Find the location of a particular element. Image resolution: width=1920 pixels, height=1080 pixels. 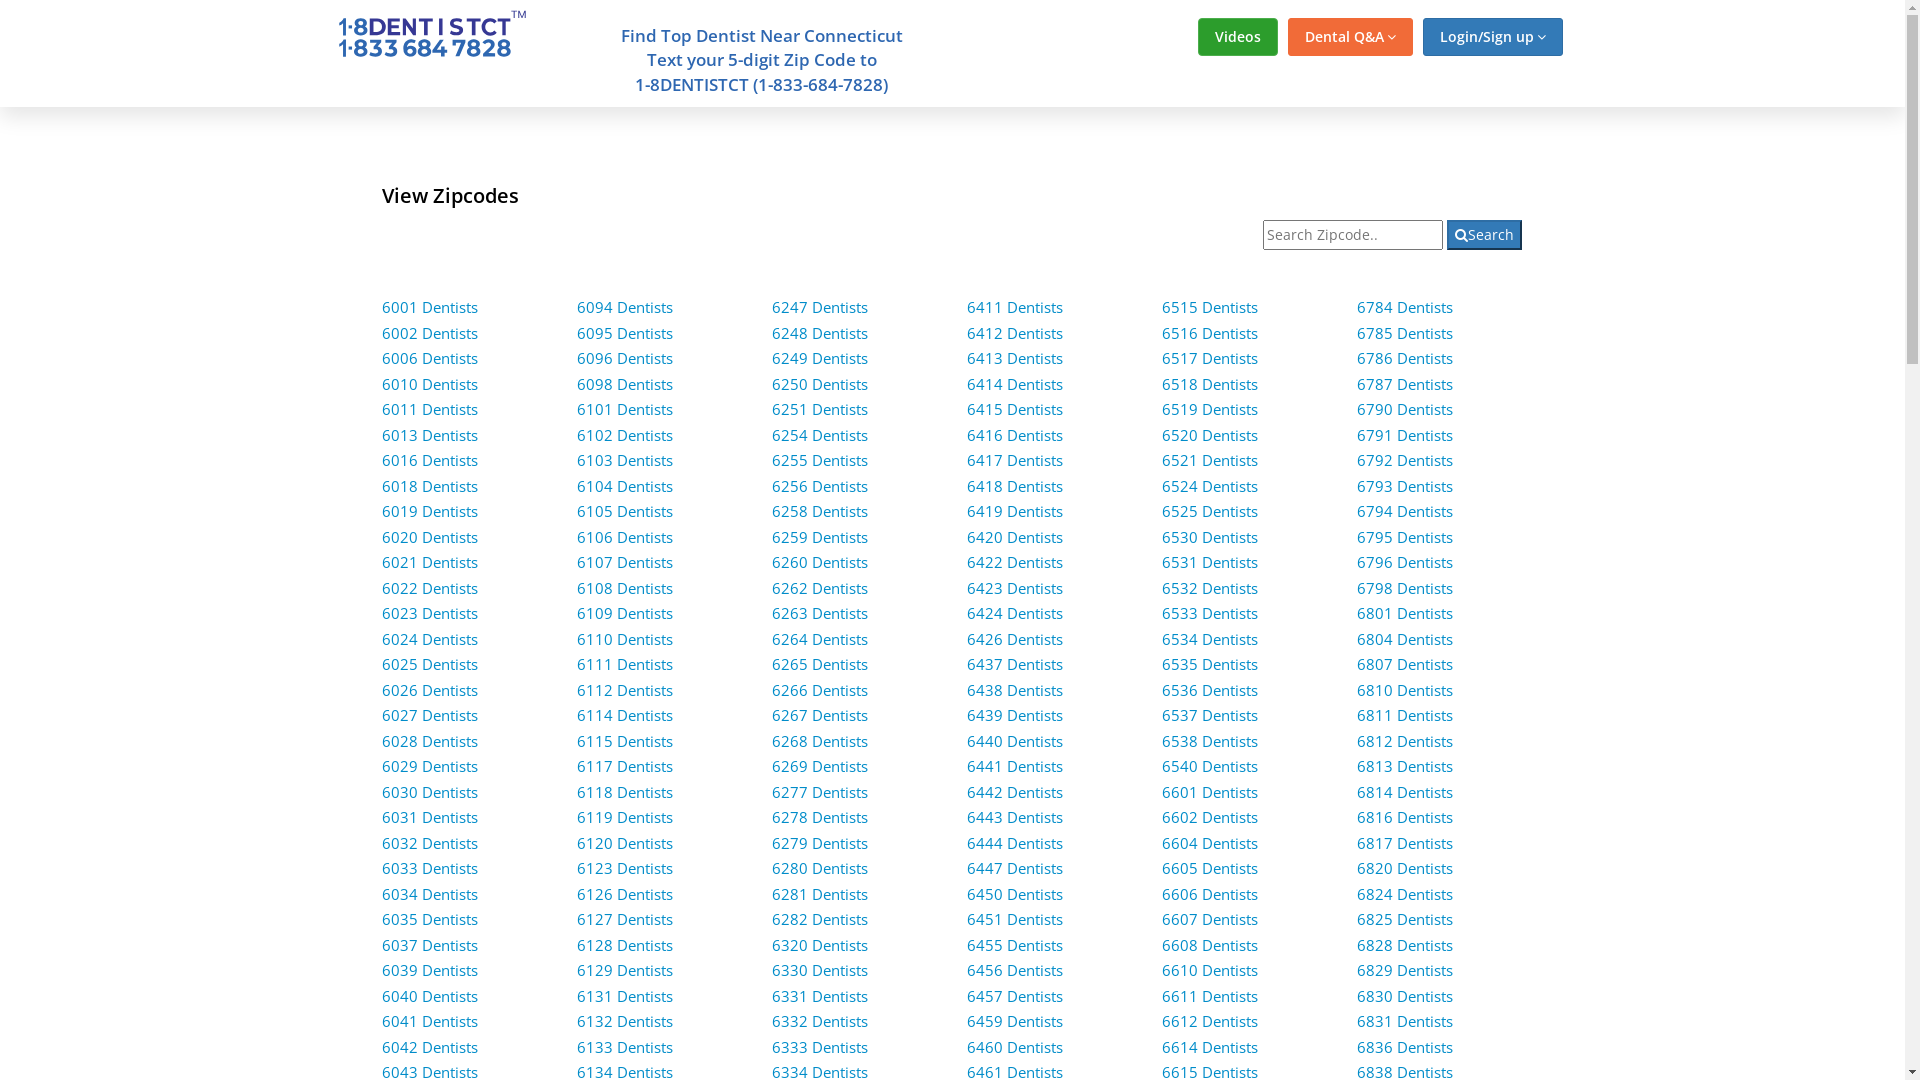

'6796 Dentists' is located at coordinates (1404, 562).